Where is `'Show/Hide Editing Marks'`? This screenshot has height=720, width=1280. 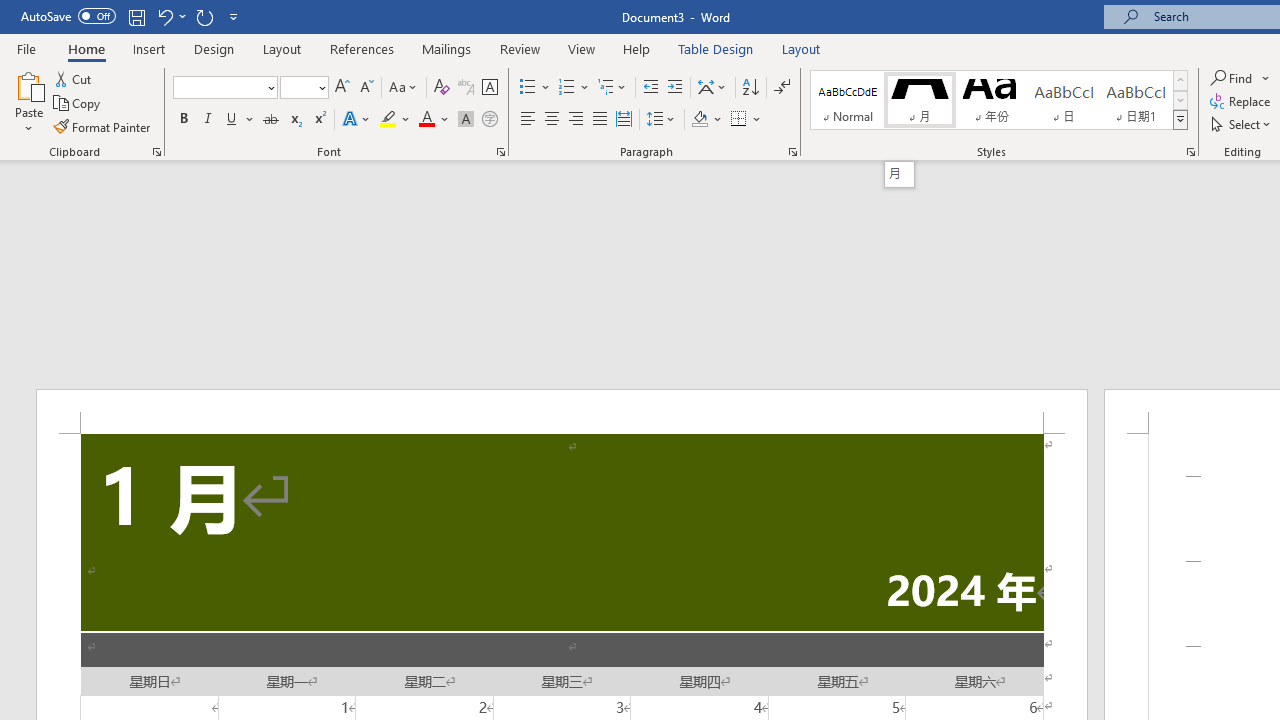 'Show/Hide Editing Marks' is located at coordinates (781, 86).